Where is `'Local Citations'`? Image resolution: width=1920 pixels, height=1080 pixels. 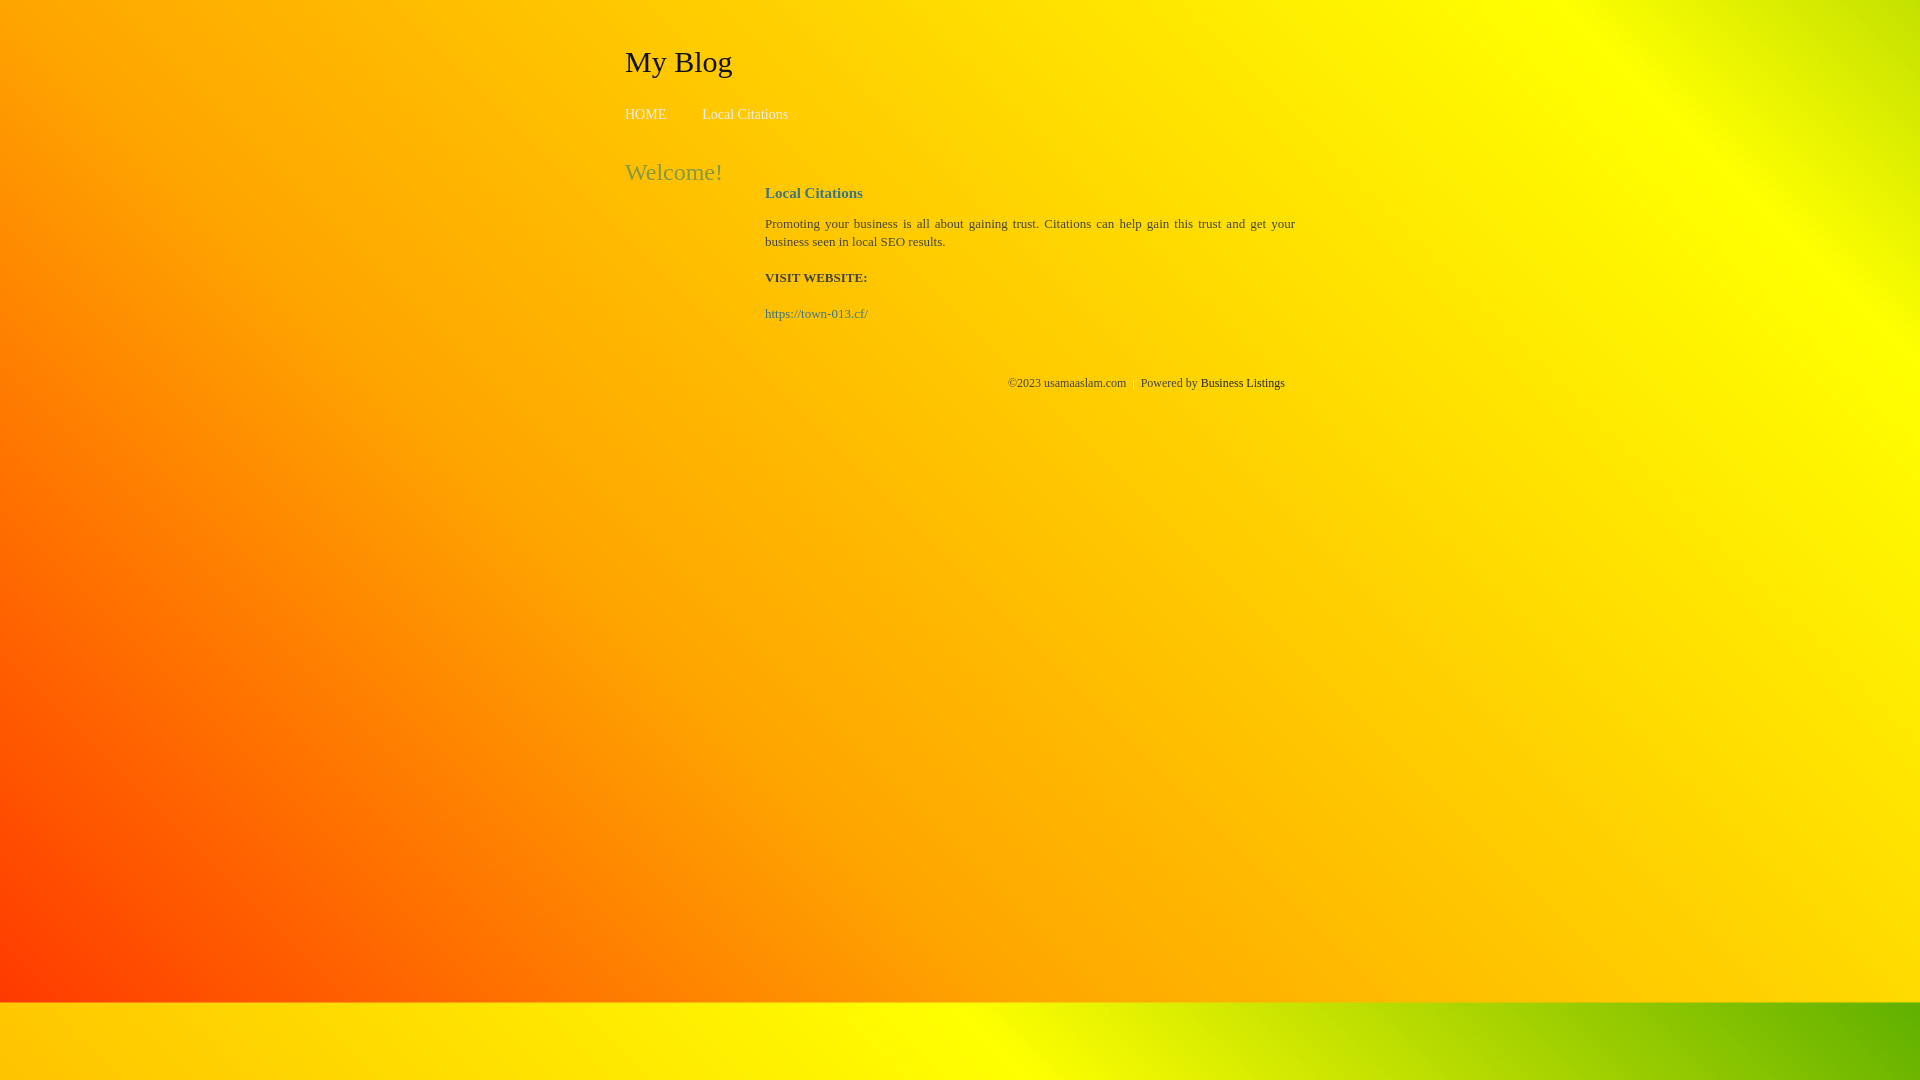
'Local Citations' is located at coordinates (743, 114).